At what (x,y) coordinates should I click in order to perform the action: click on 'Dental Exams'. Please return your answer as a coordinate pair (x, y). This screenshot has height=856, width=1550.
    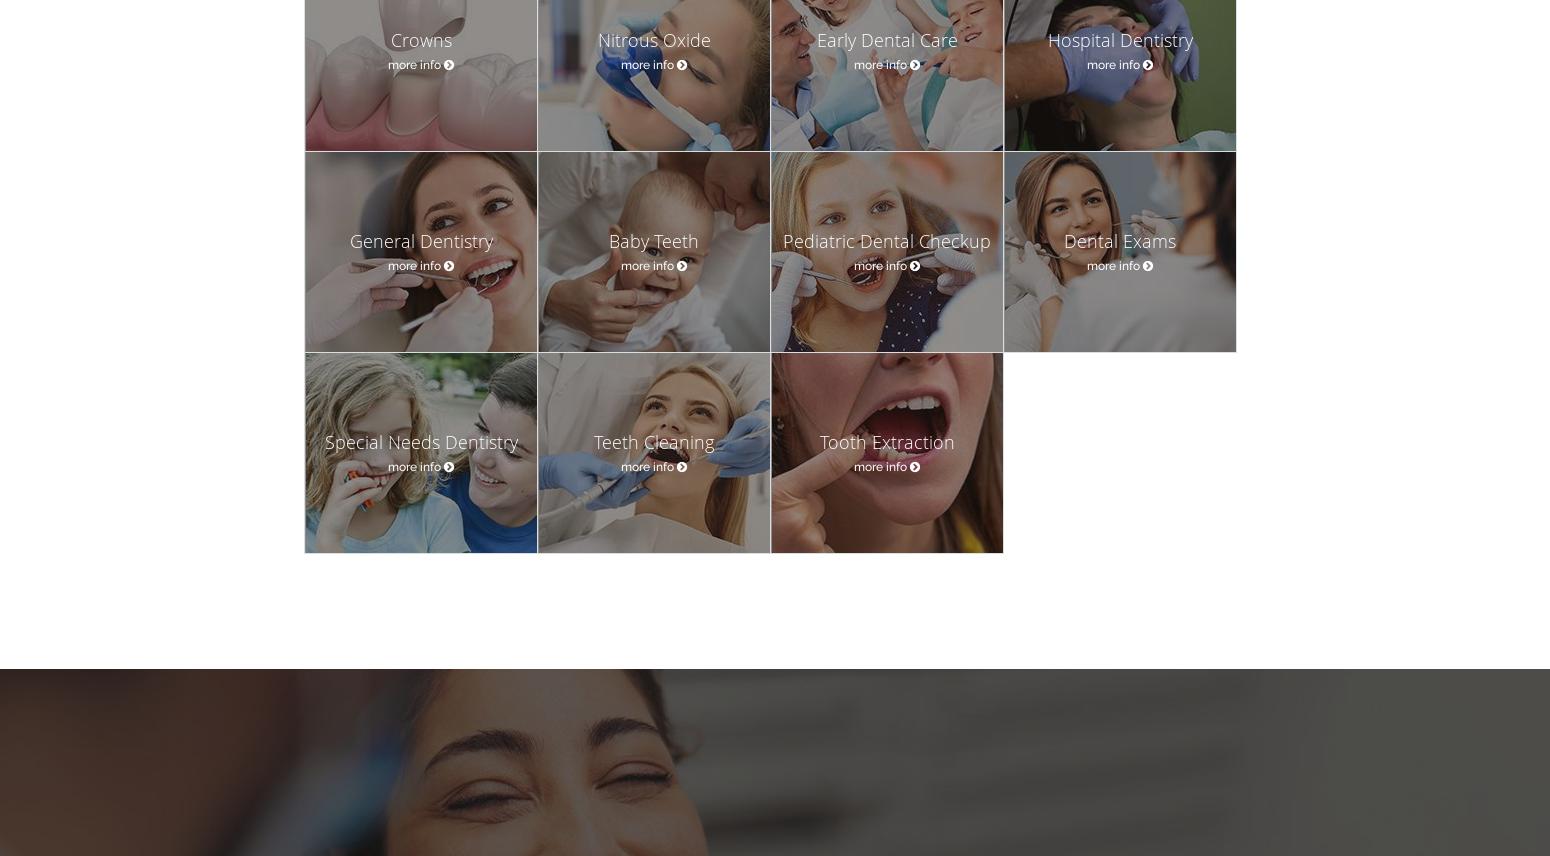
    Looking at the image, I should click on (1119, 240).